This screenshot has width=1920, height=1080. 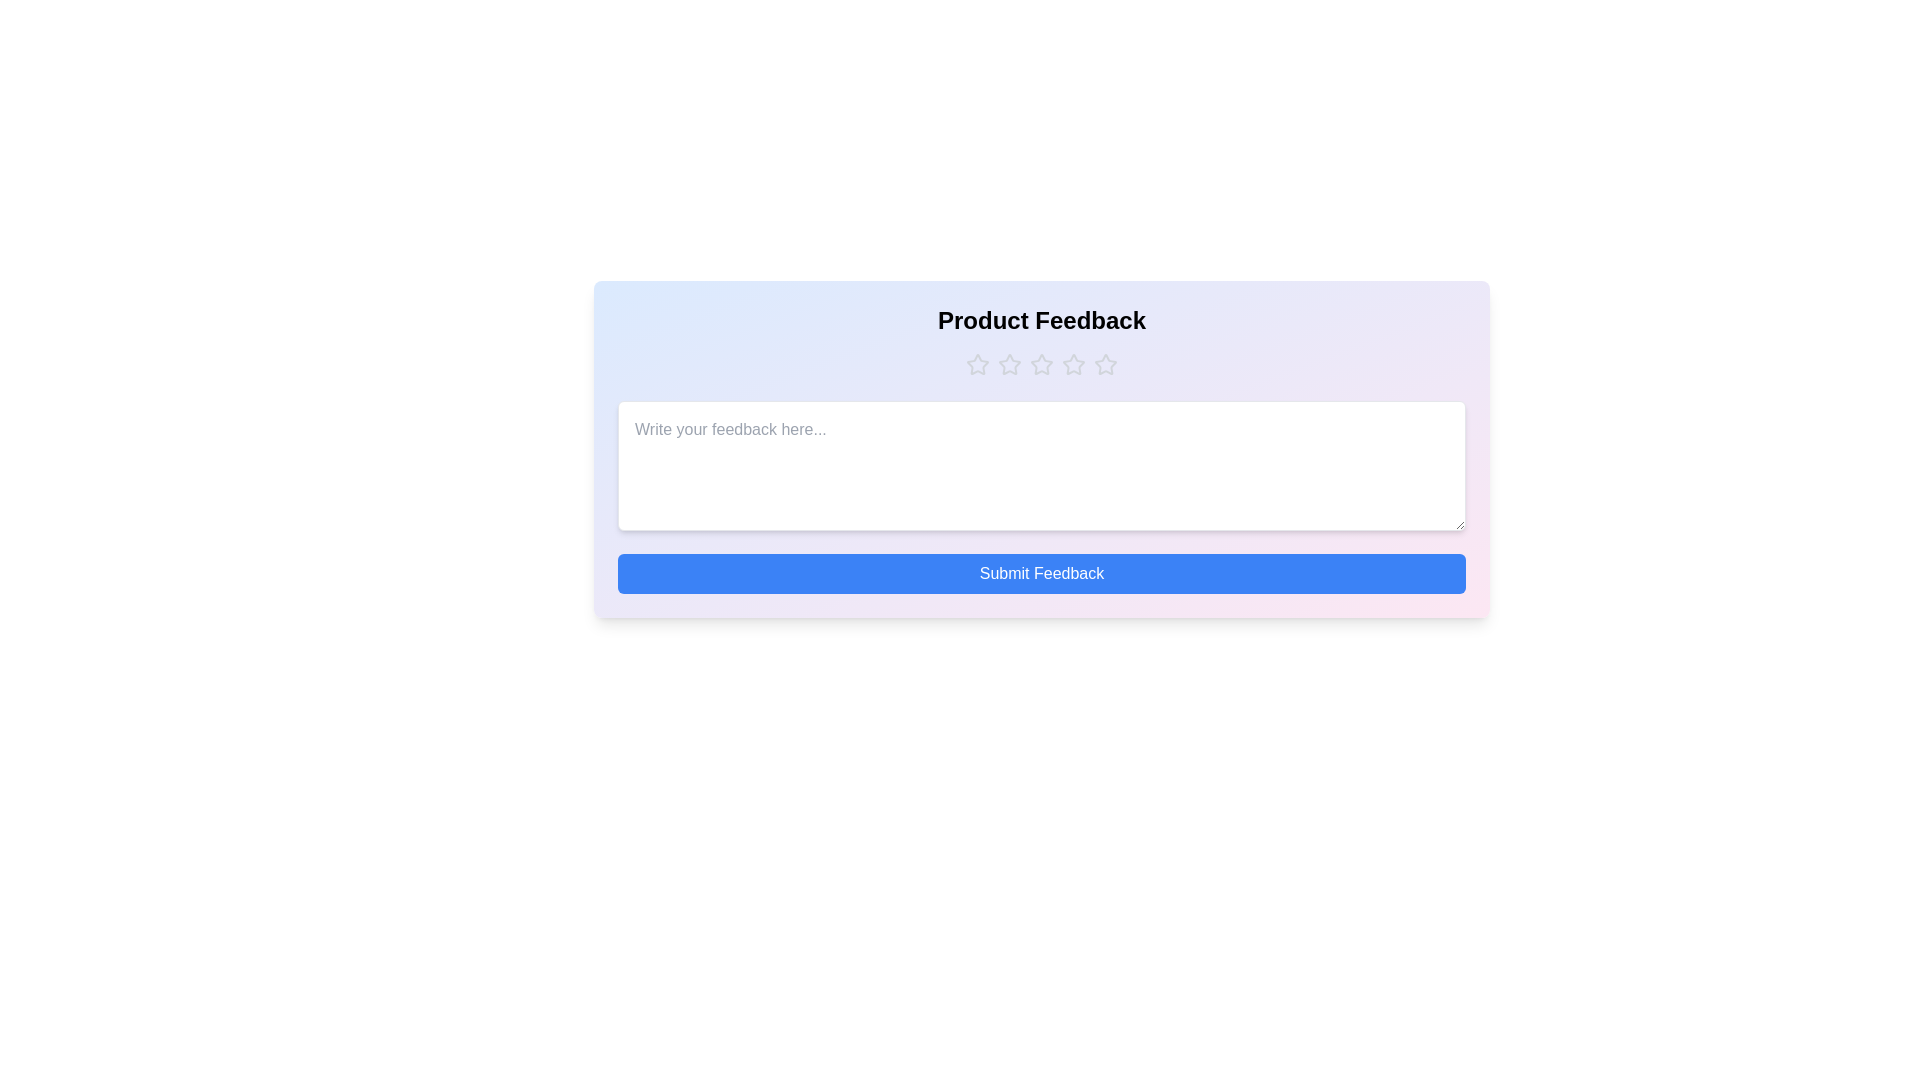 I want to click on the rating to 5 stars by clicking on the corresponding star, so click(x=1104, y=365).